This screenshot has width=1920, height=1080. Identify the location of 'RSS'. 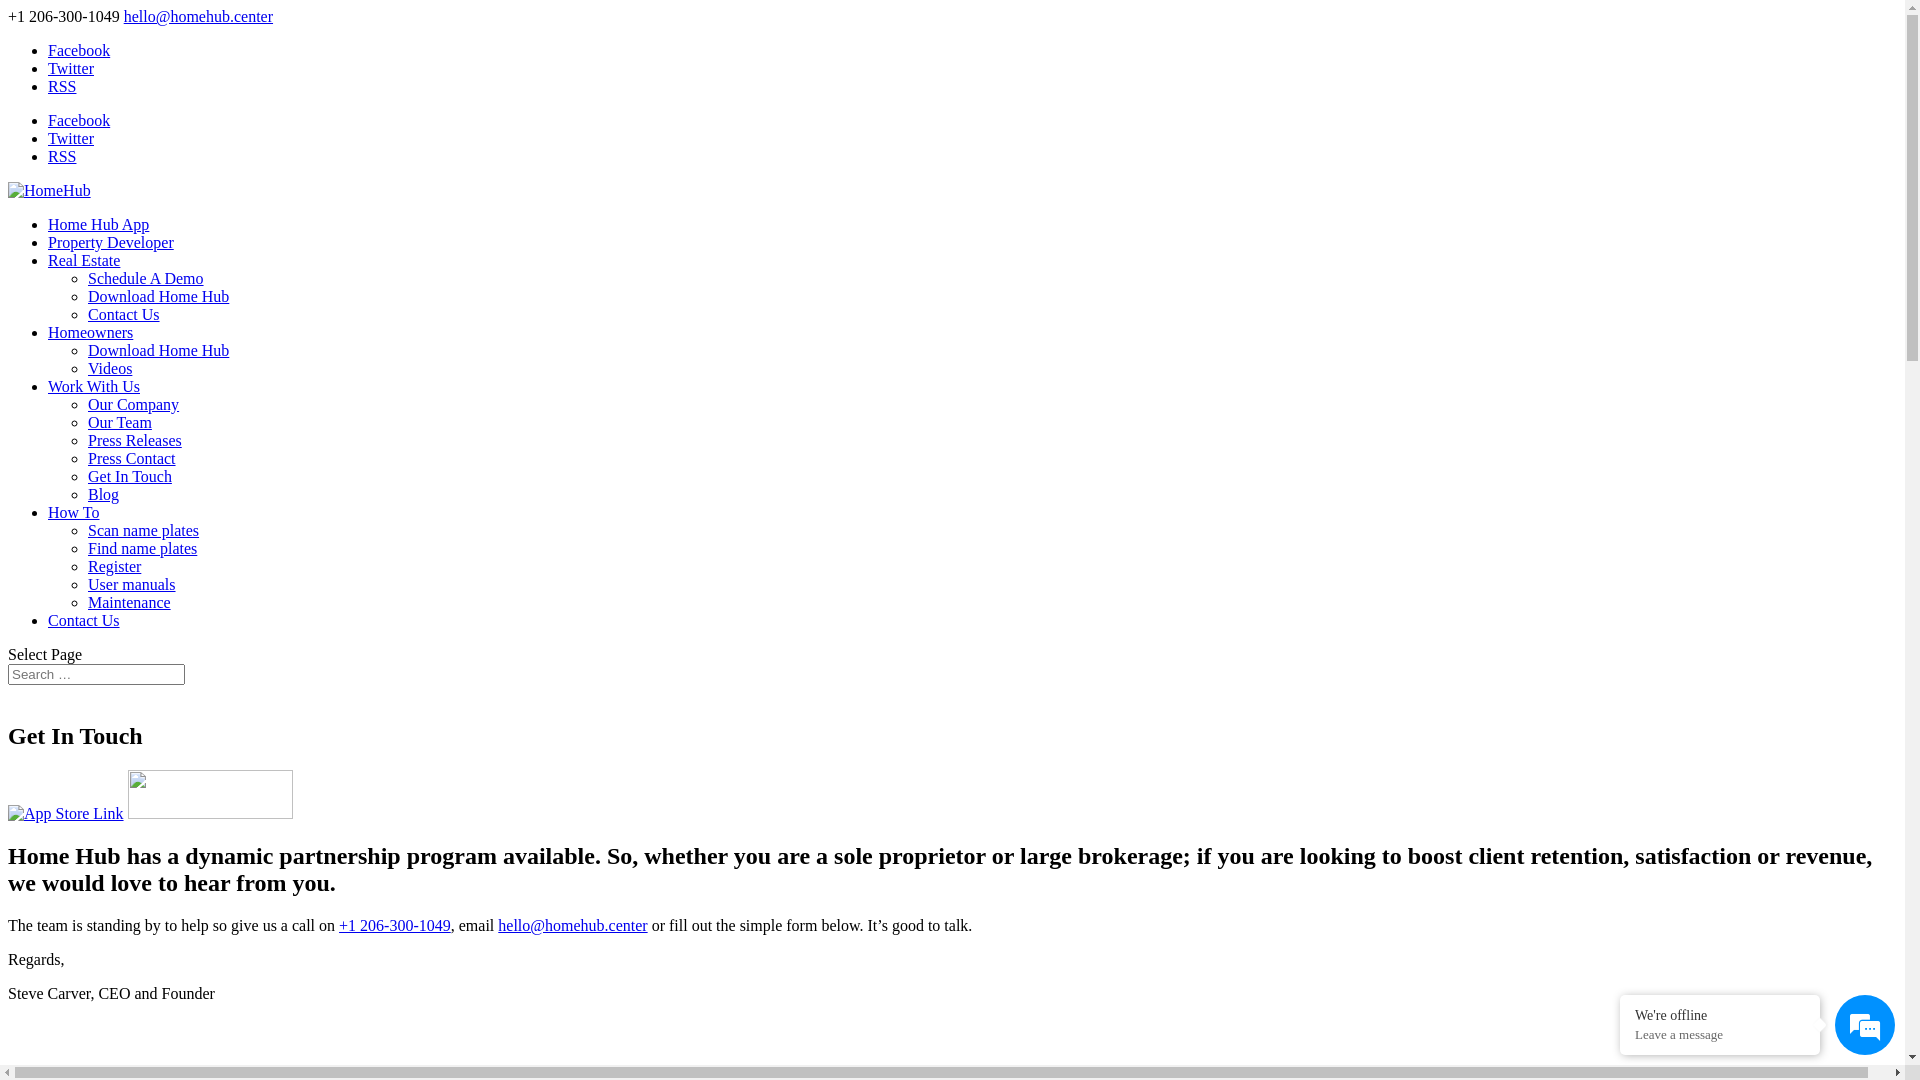
(62, 155).